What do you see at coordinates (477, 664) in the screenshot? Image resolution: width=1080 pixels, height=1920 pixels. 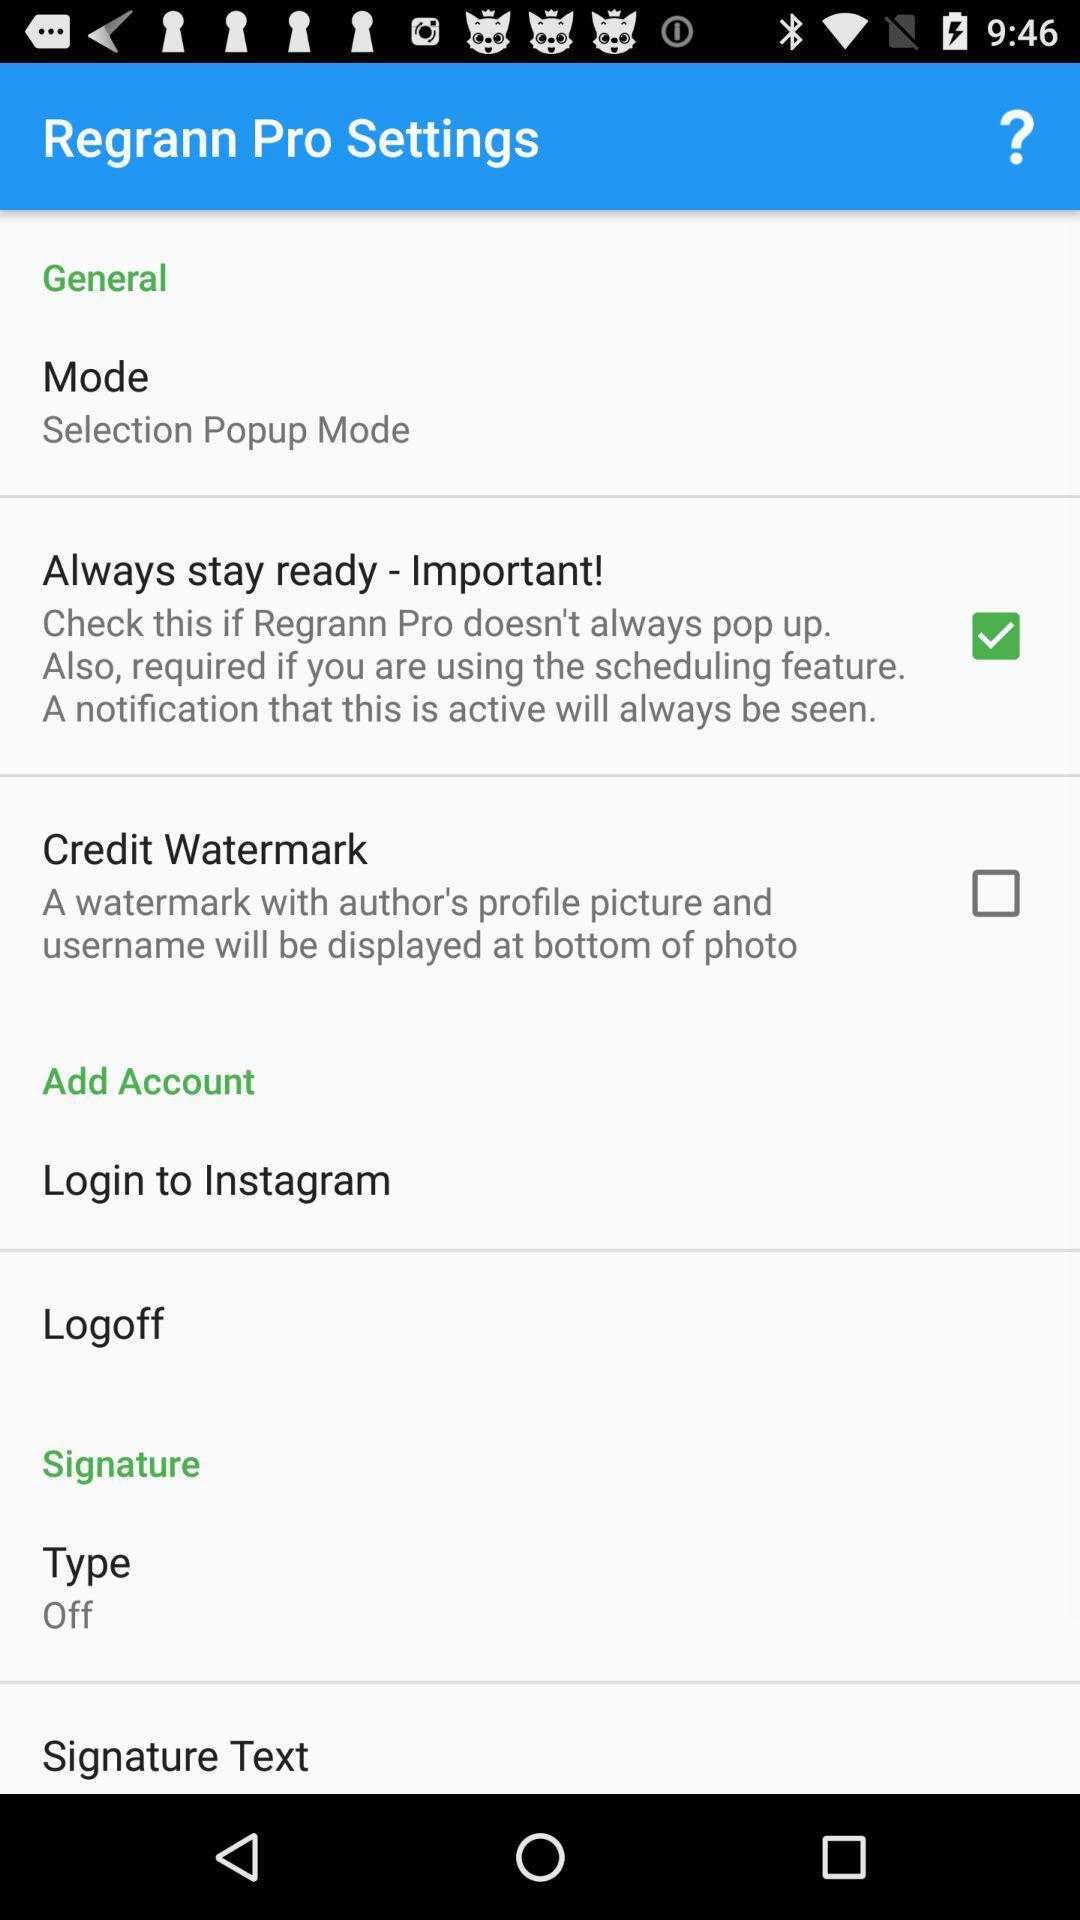 I see `icon below the always stay ready item` at bounding box center [477, 664].